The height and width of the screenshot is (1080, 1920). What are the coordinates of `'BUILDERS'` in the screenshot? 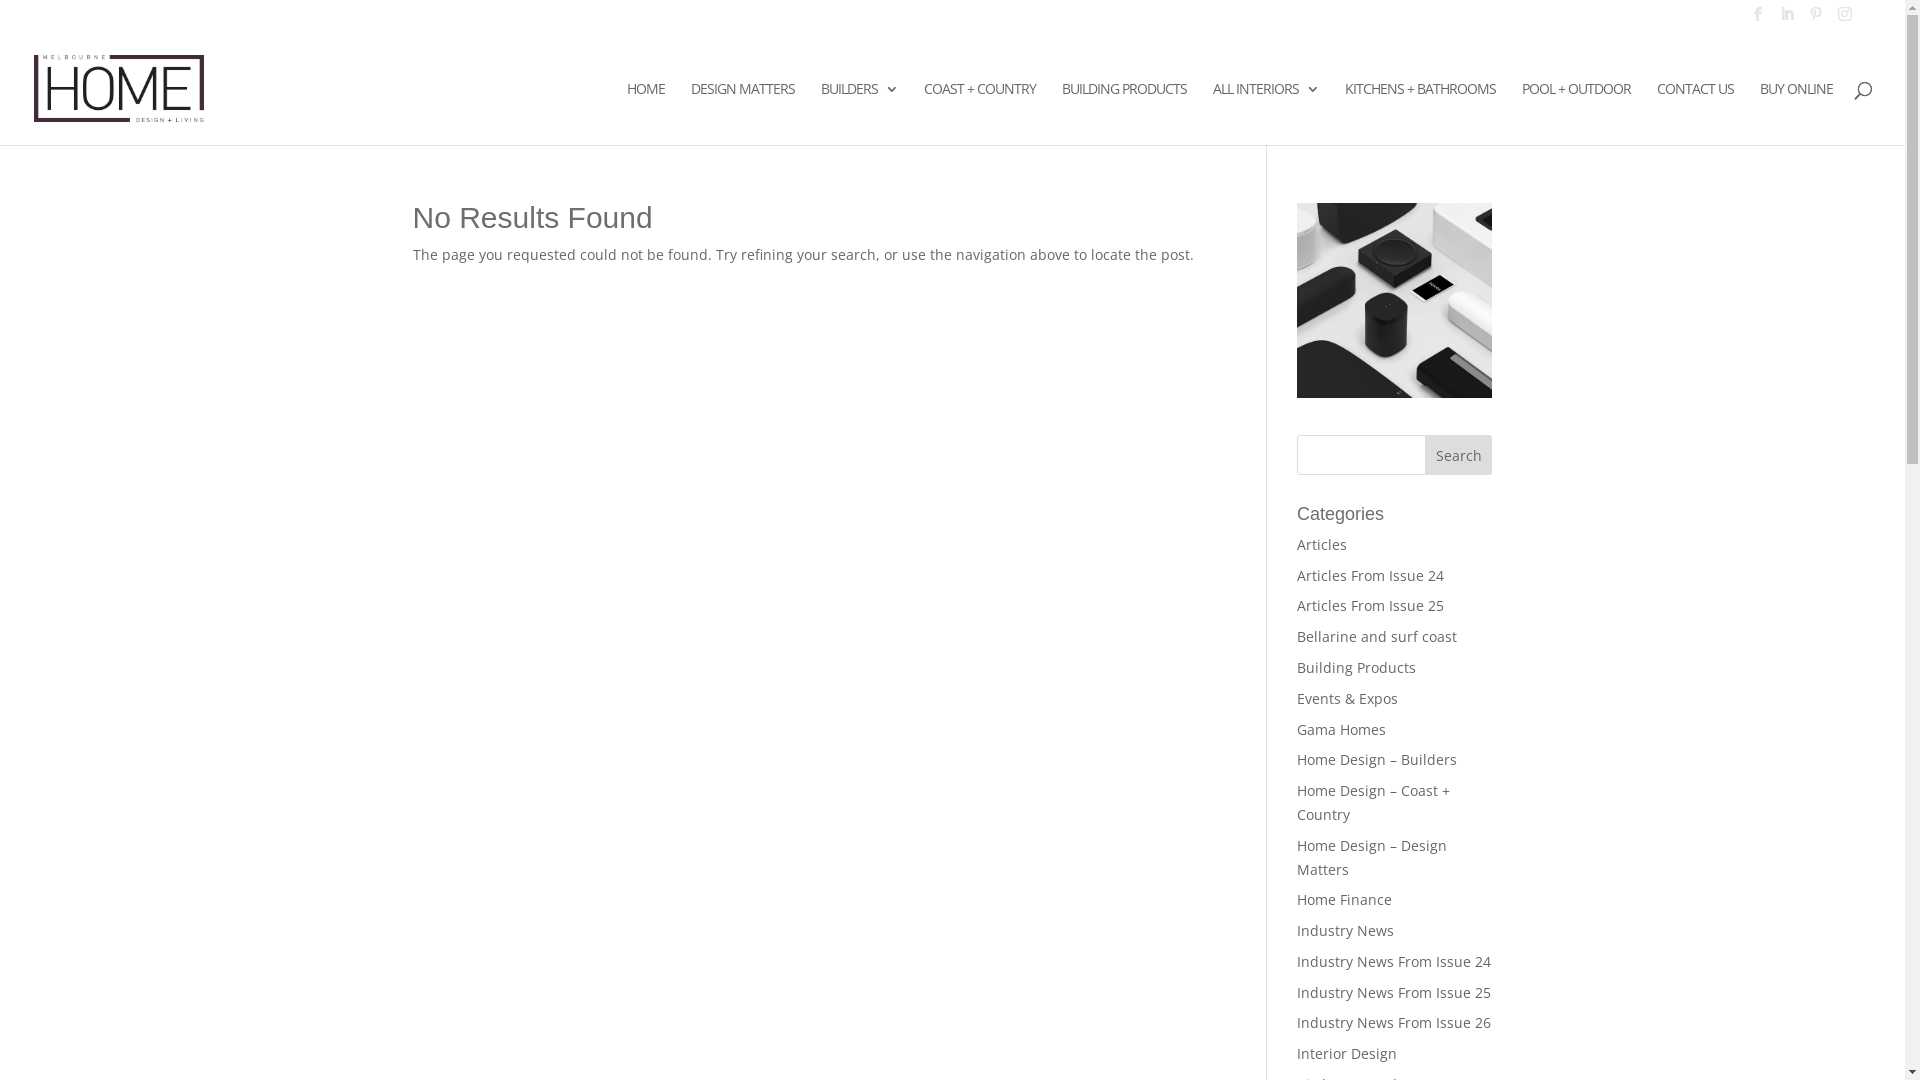 It's located at (859, 113).